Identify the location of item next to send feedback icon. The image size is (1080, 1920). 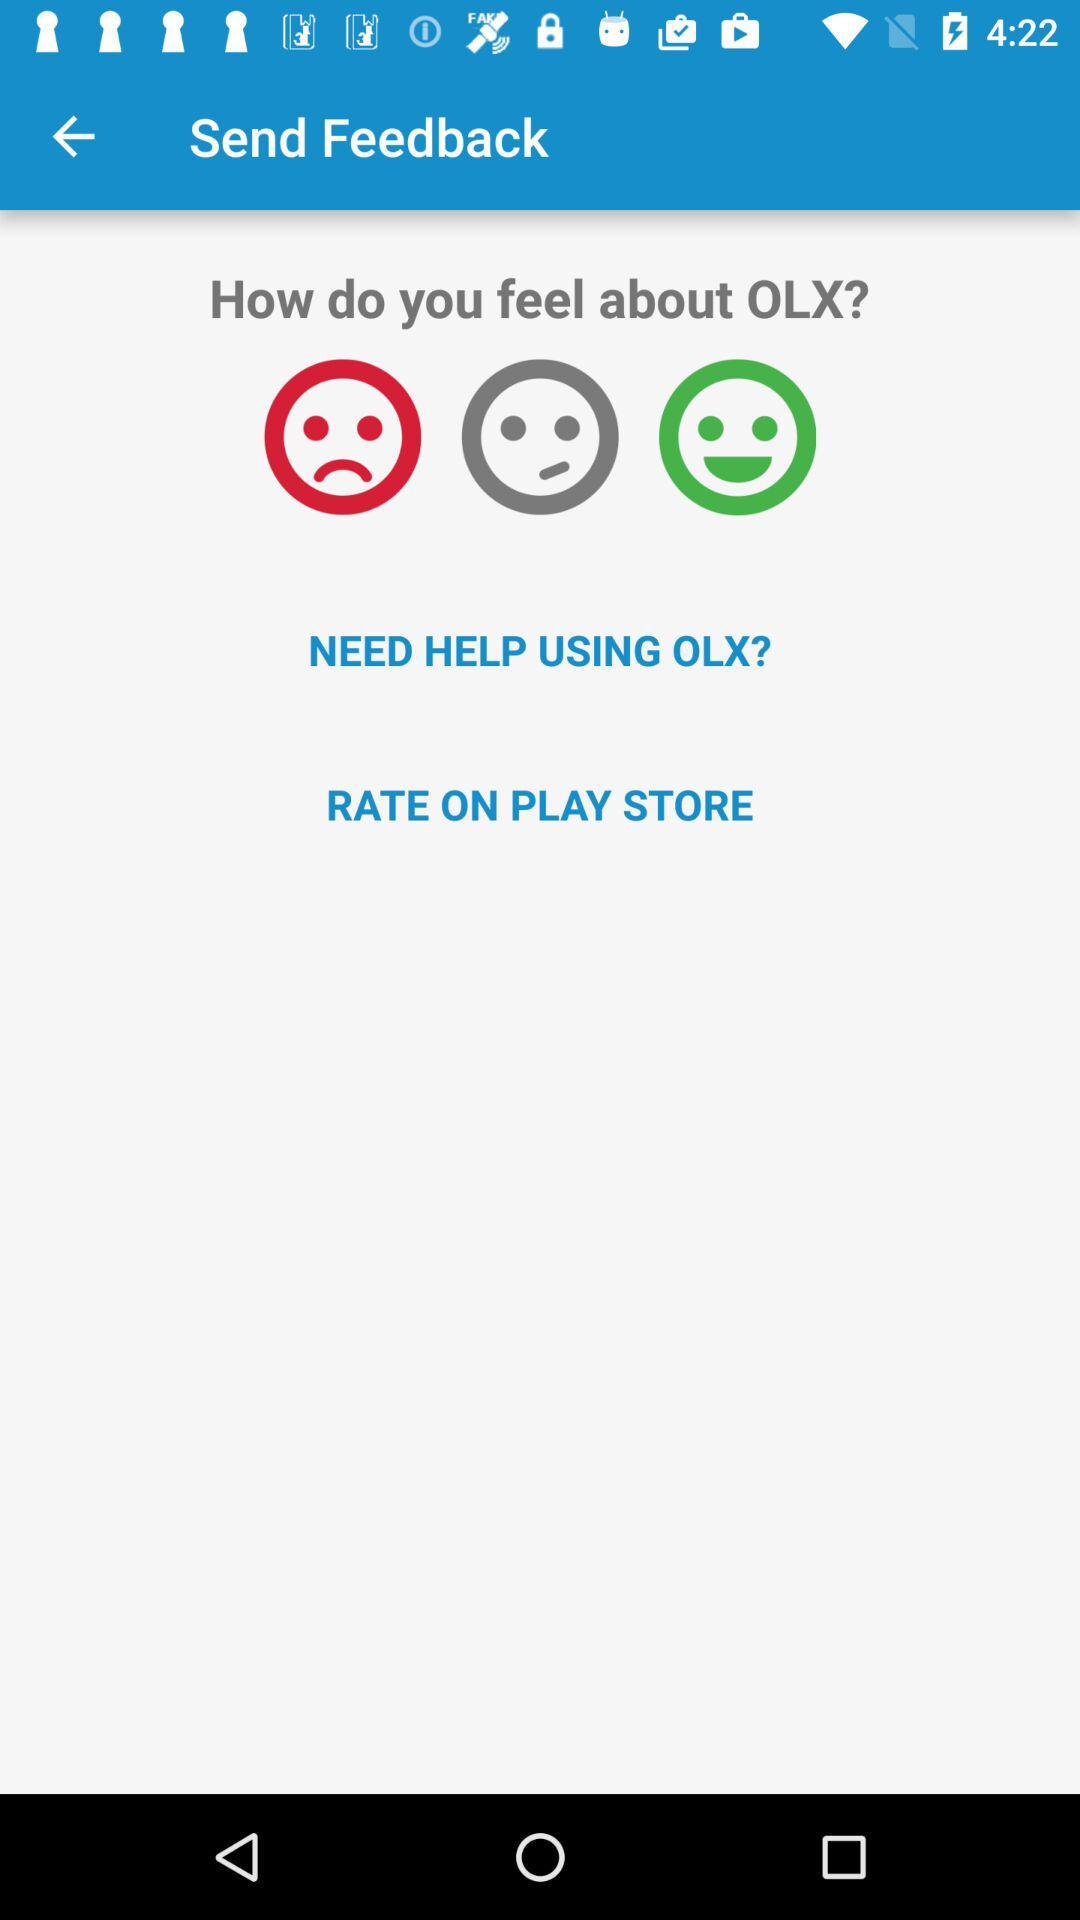
(72, 135).